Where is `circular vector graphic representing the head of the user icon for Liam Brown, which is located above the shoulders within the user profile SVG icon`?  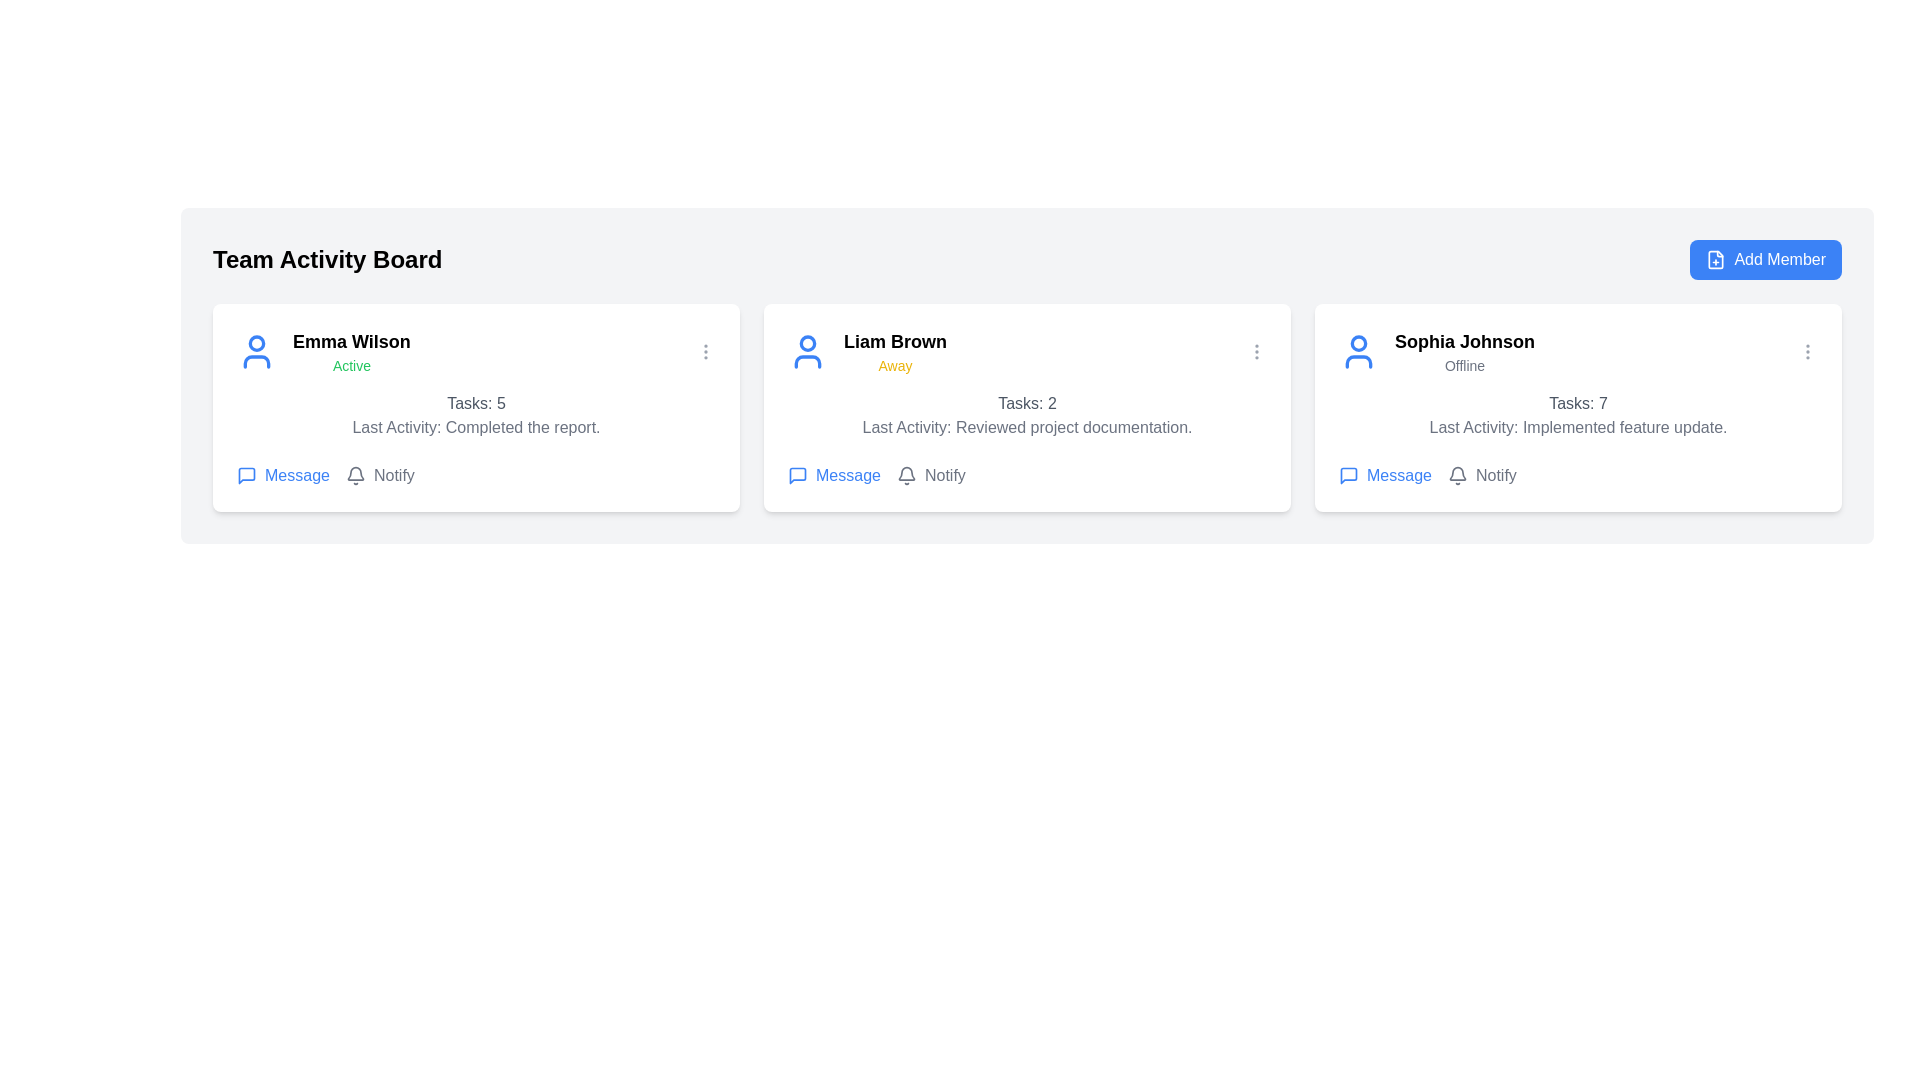
circular vector graphic representing the head of the user icon for Liam Brown, which is located above the shoulders within the user profile SVG icon is located at coordinates (807, 342).